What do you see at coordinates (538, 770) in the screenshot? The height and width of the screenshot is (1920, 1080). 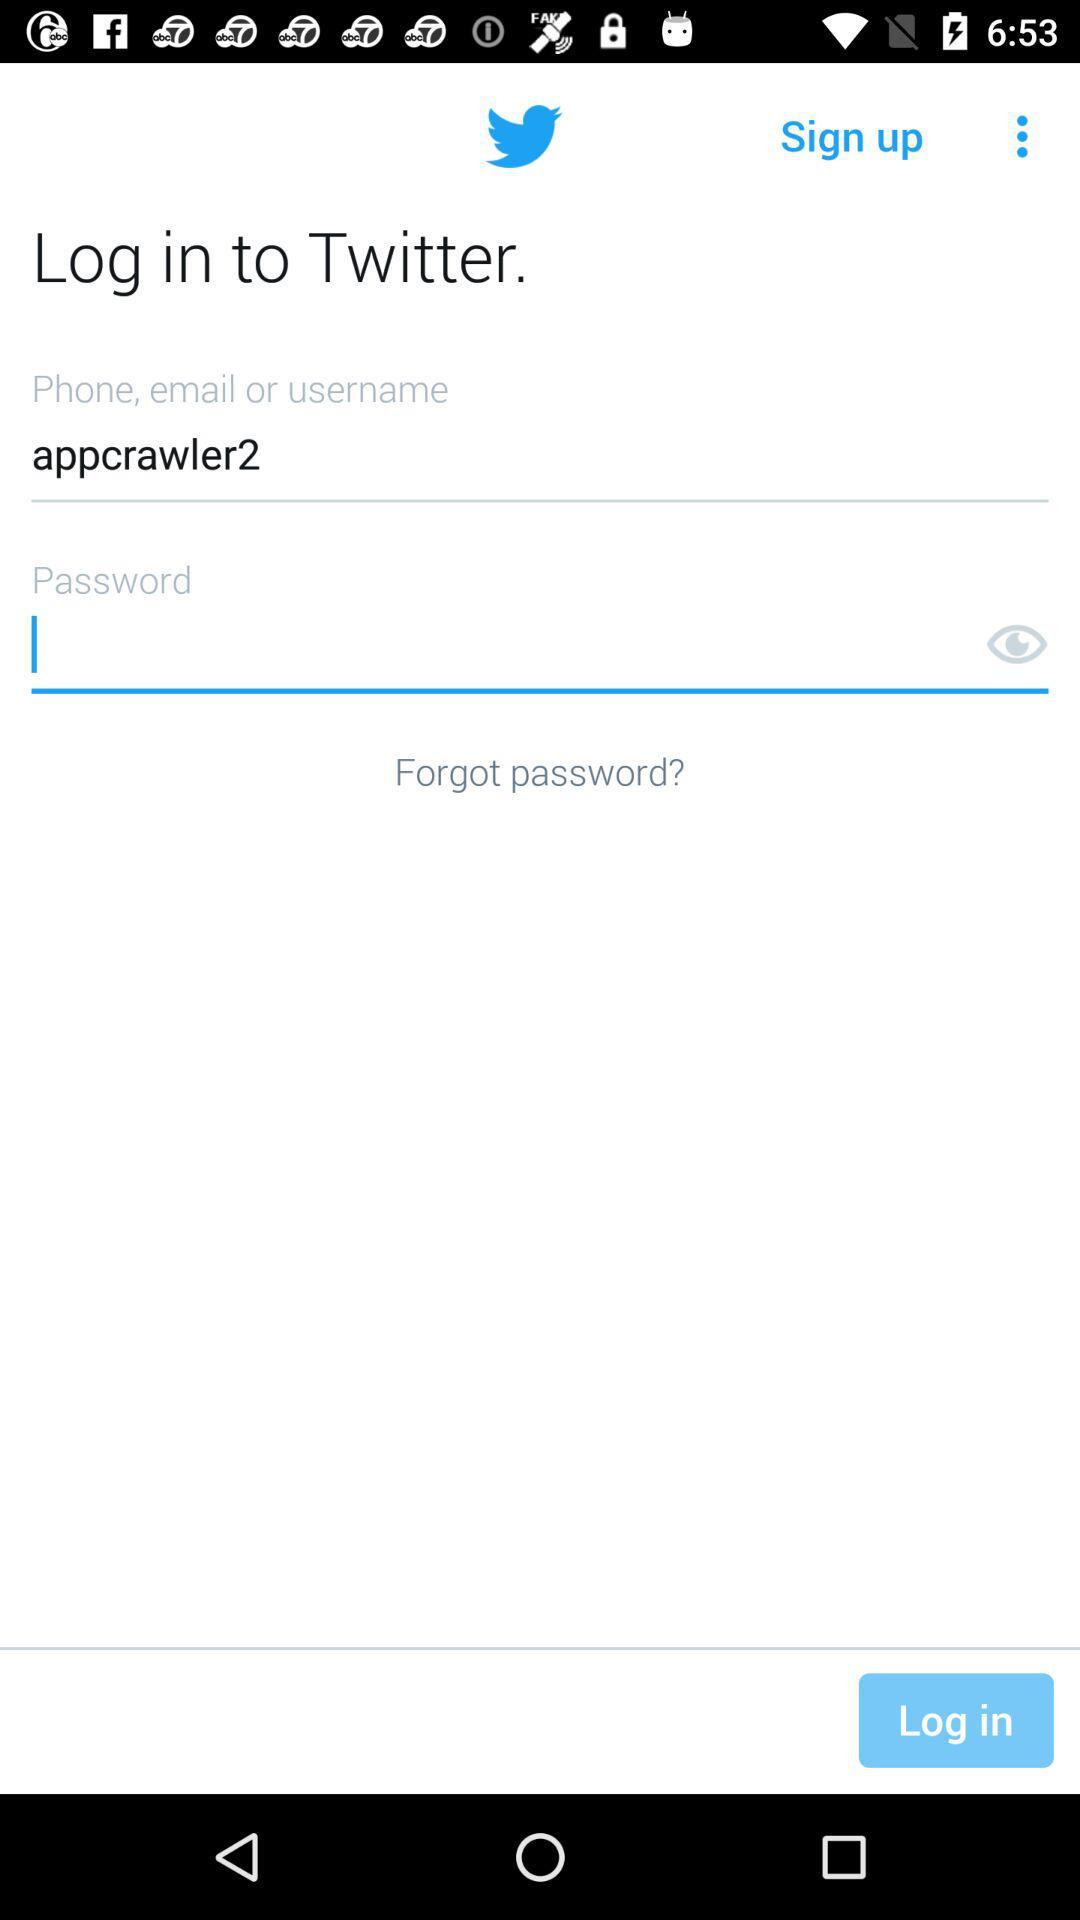 I see `the forgot password?` at bounding box center [538, 770].